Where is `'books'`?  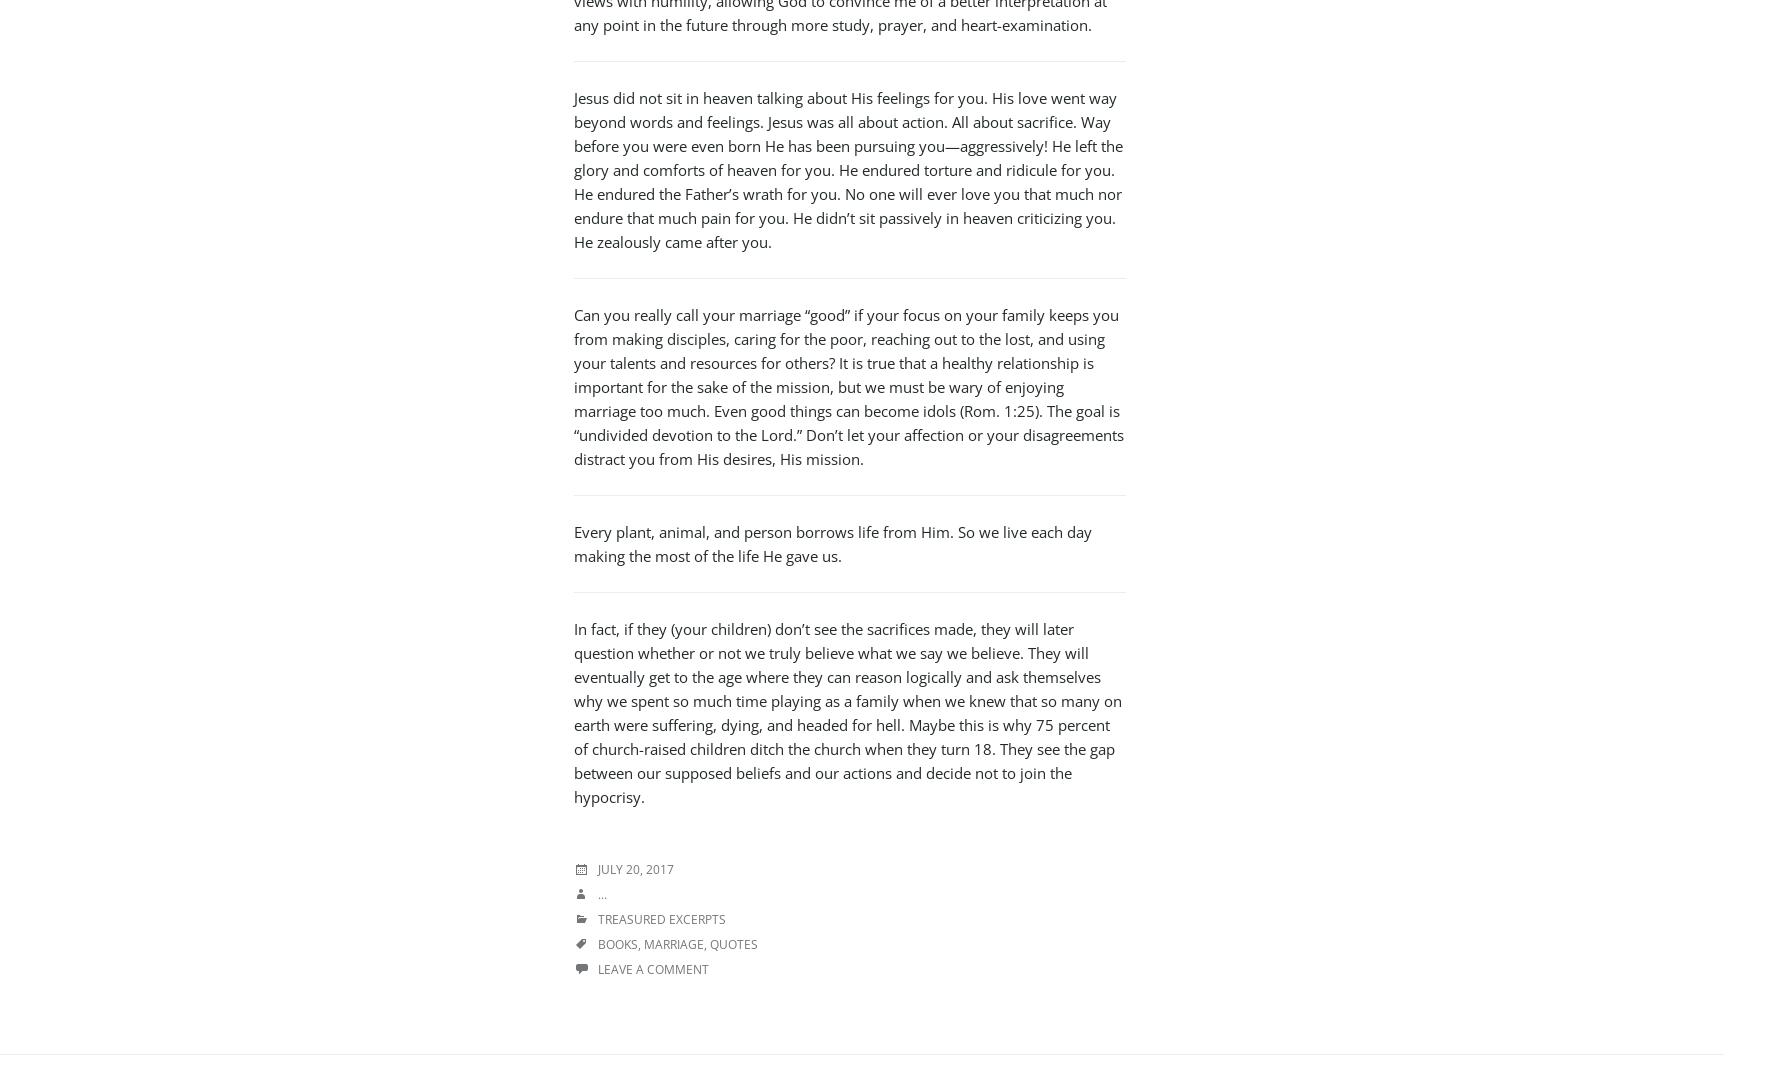
'books' is located at coordinates (618, 944).